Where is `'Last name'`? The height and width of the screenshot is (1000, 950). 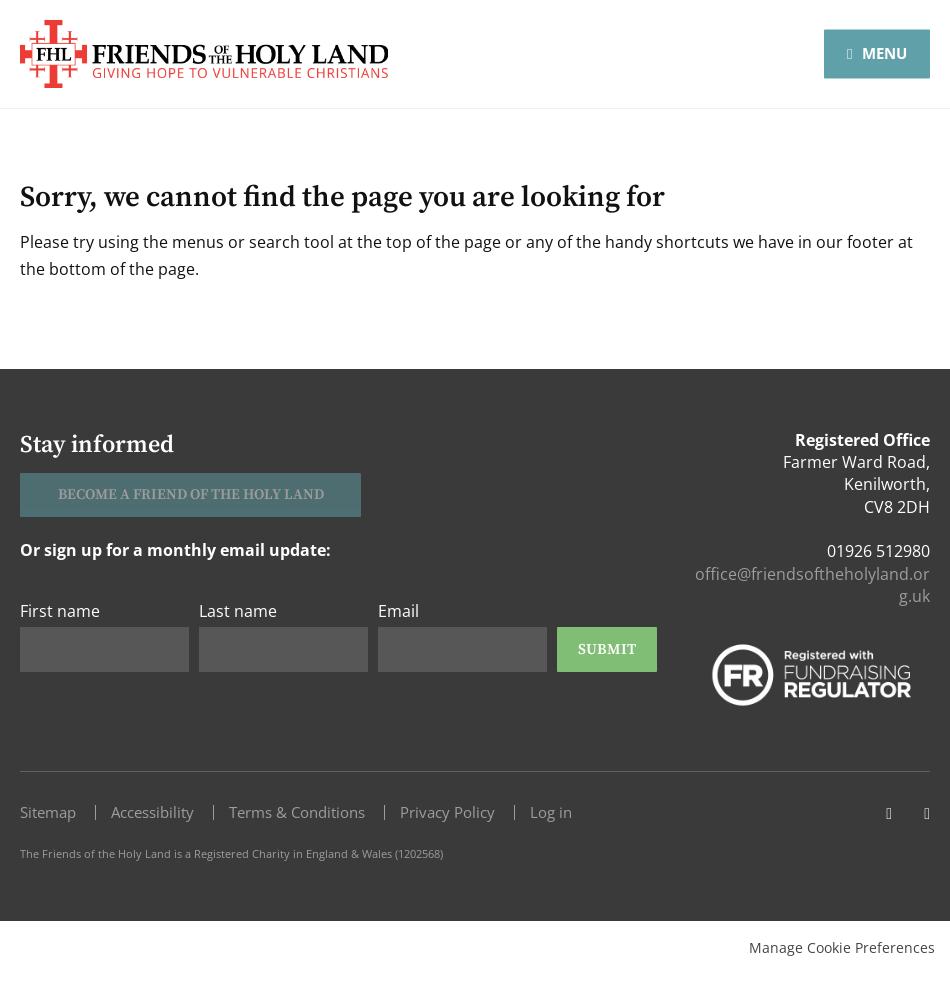 'Last name' is located at coordinates (238, 610).